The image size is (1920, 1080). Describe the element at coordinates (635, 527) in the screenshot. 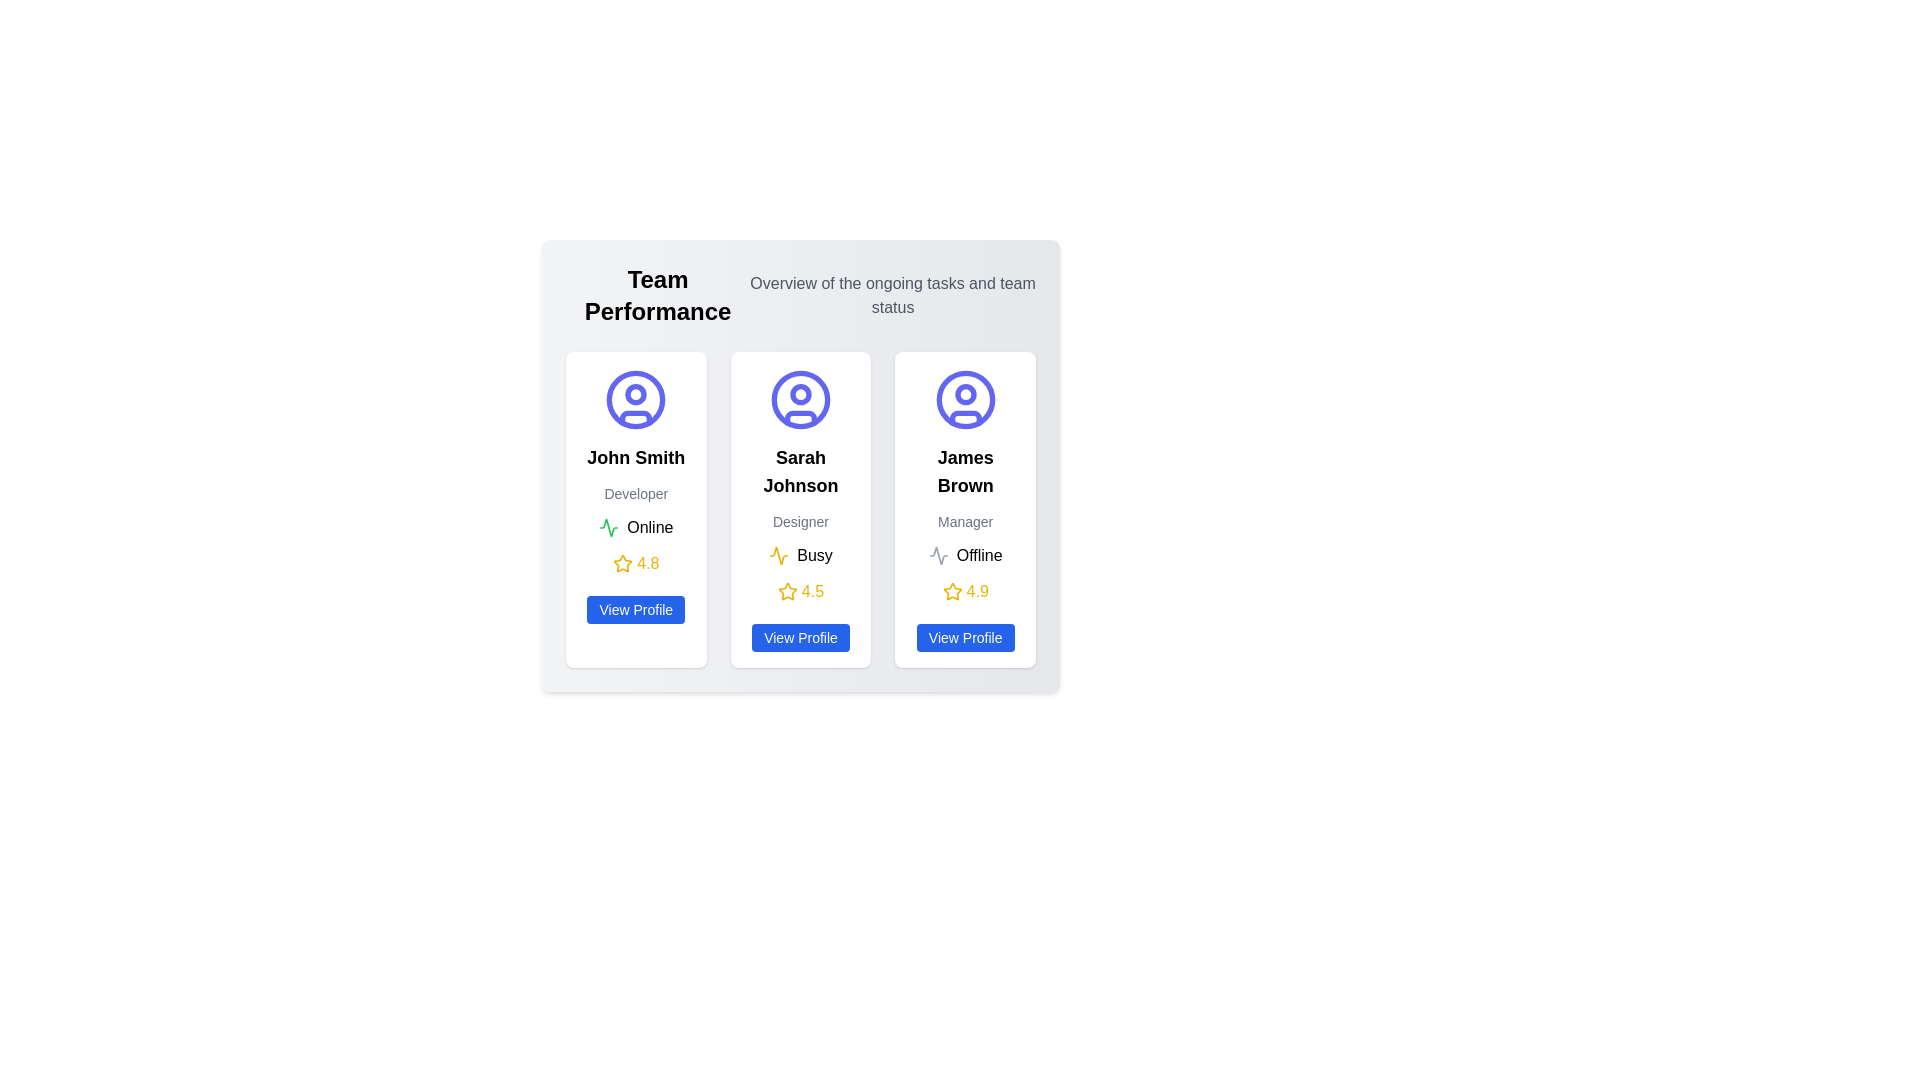

I see `status text of the Status label located in the middle portion of the first card, beneath the text 'Developer' and above the rating display for John Smith` at that location.